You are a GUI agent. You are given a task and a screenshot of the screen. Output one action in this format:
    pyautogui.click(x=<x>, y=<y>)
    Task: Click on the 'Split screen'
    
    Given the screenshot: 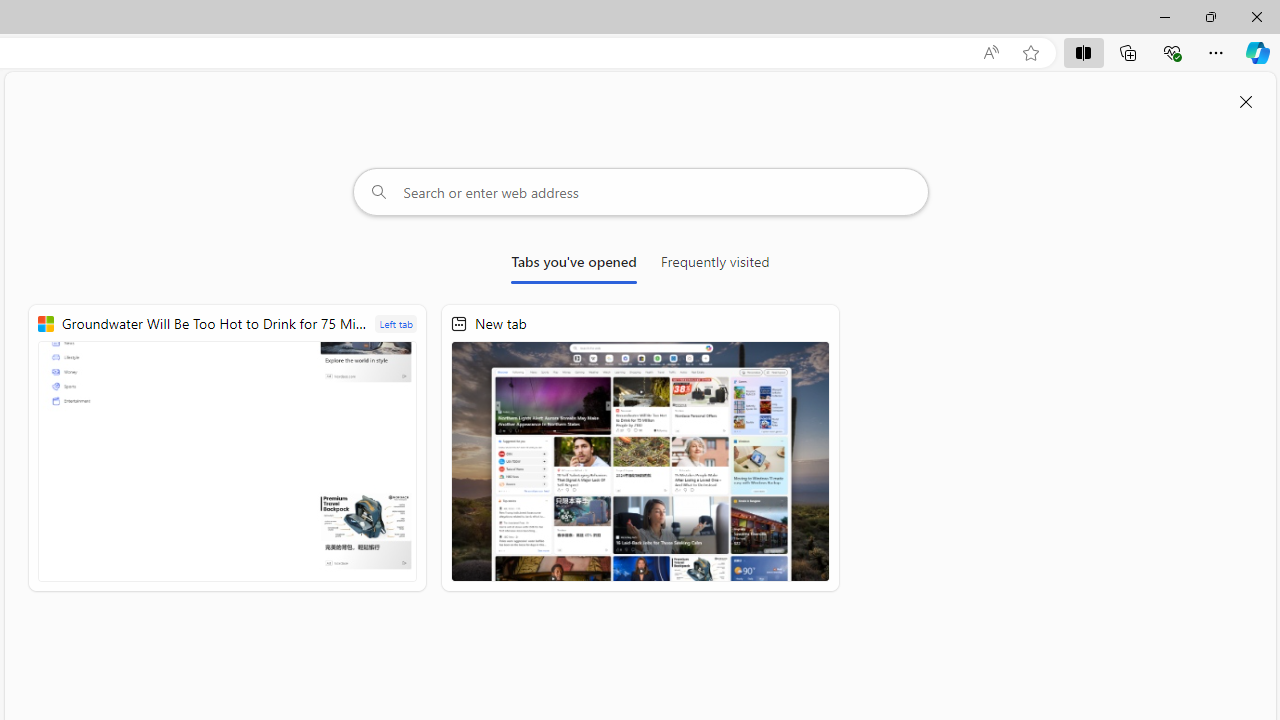 What is the action you would take?
    pyautogui.click(x=1082, y=51)
    